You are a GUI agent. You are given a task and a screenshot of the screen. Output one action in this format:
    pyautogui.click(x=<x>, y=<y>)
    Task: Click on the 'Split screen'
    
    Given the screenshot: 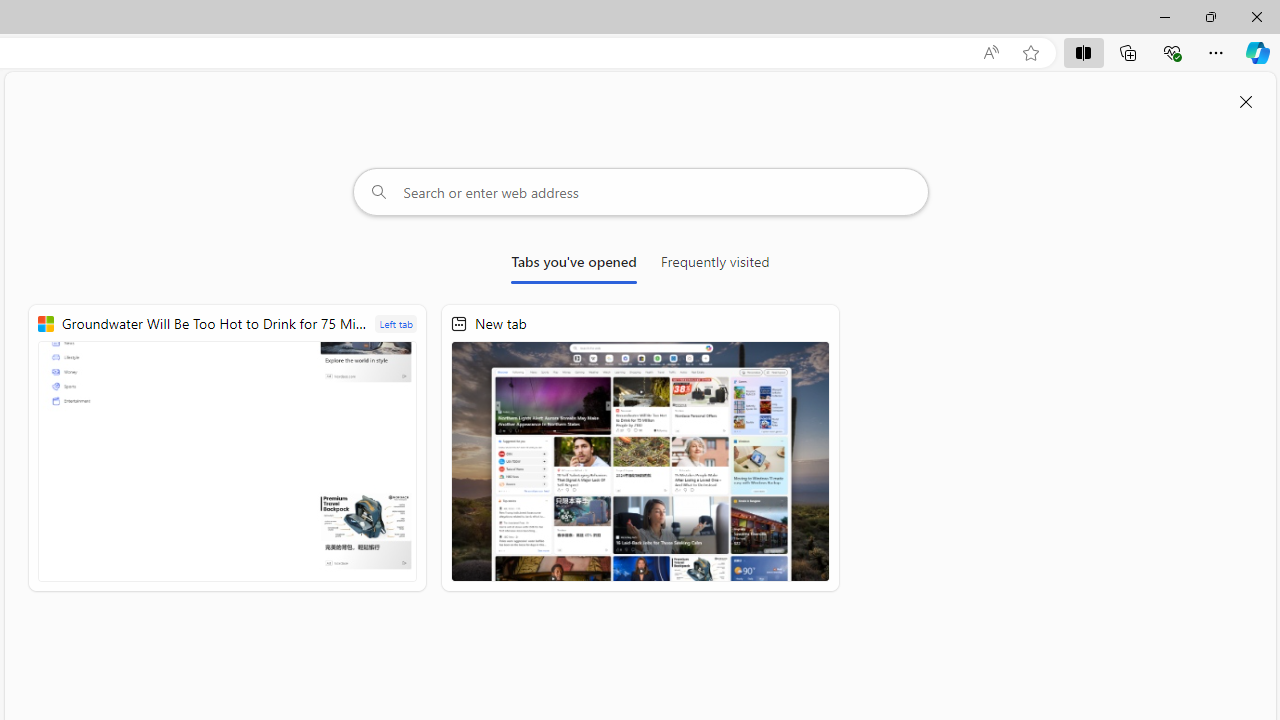 What is the action you would take?
    pyautogui.click(x=1082, y=51)
    